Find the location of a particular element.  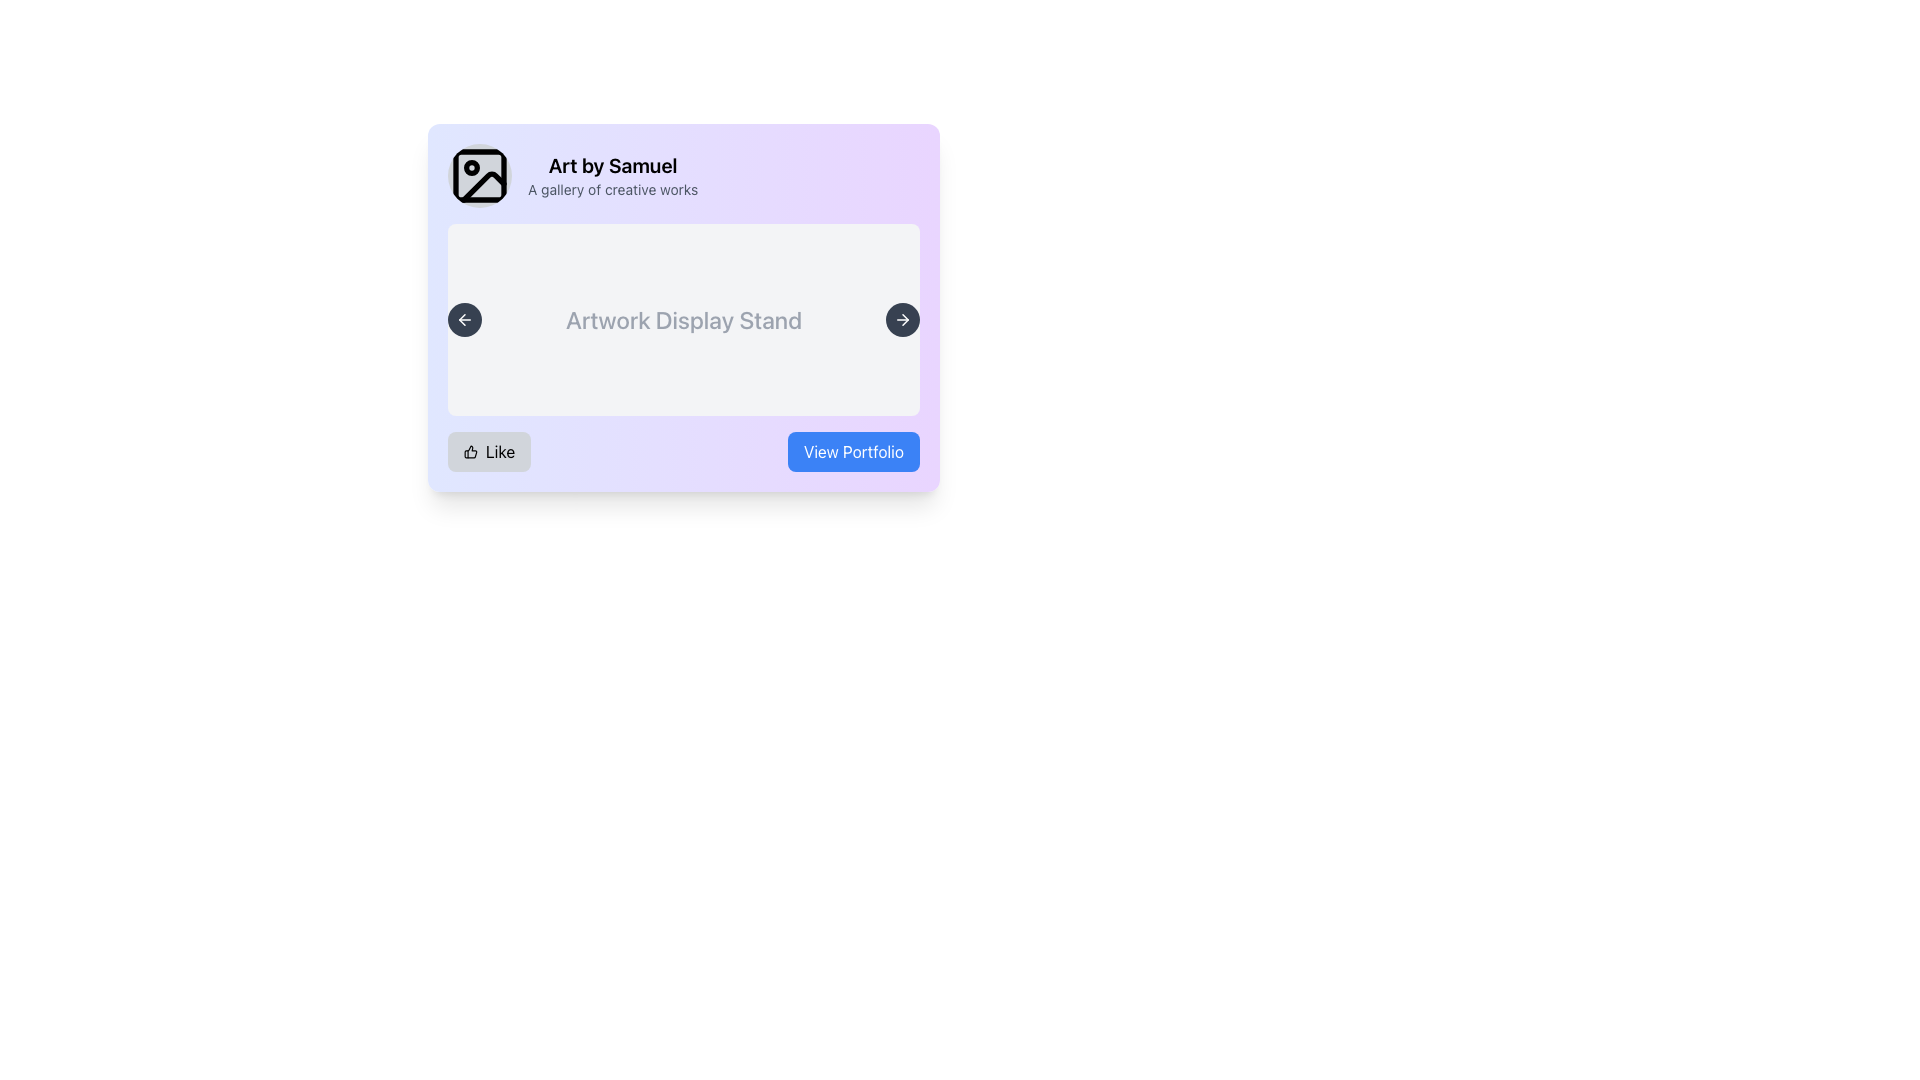

the text display element that shows 'Art by Samuel' as the title and 'A gallery of creative works' as the subtitle, positioned within a card-like structure in the upper-left quadrant is located at coordinates (612, 175).